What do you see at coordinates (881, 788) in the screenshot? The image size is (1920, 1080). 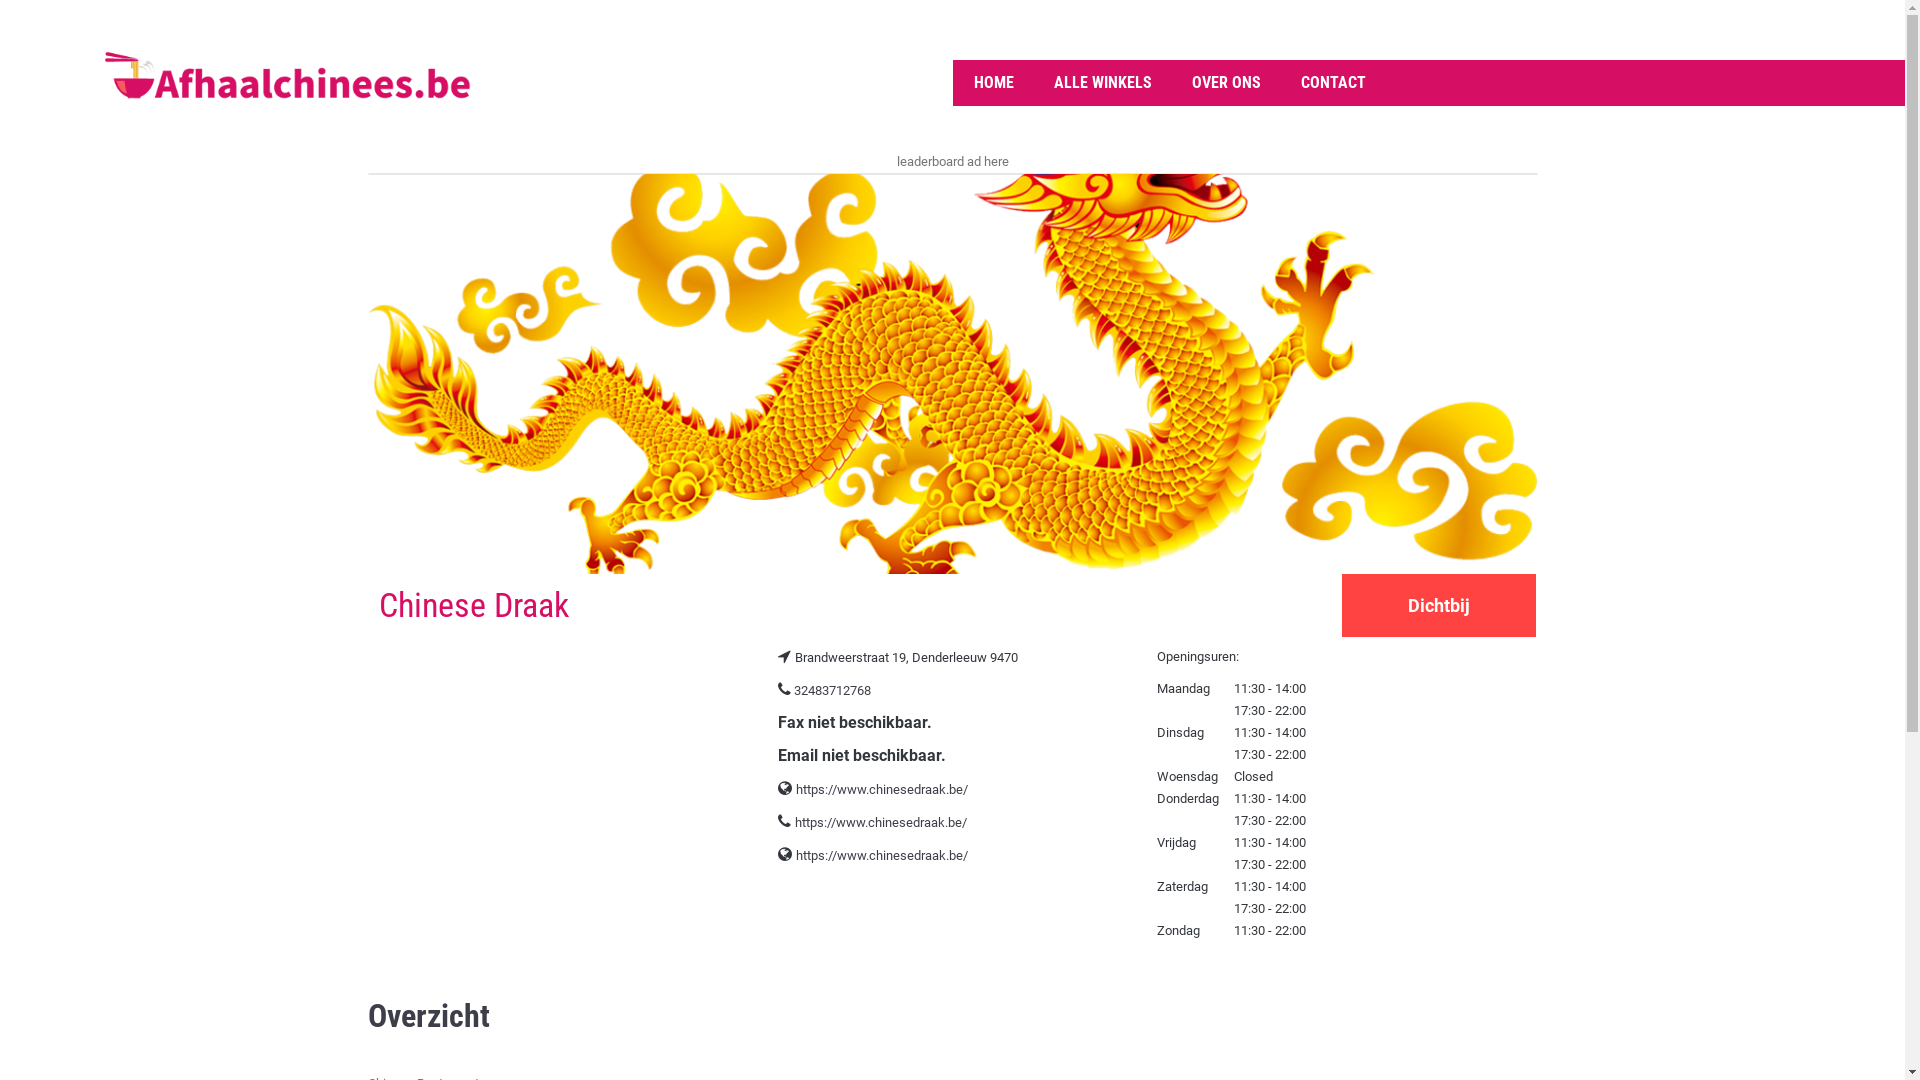 I see `'https://www.chinesedraak.be/'` at bounding box center [881, 788].